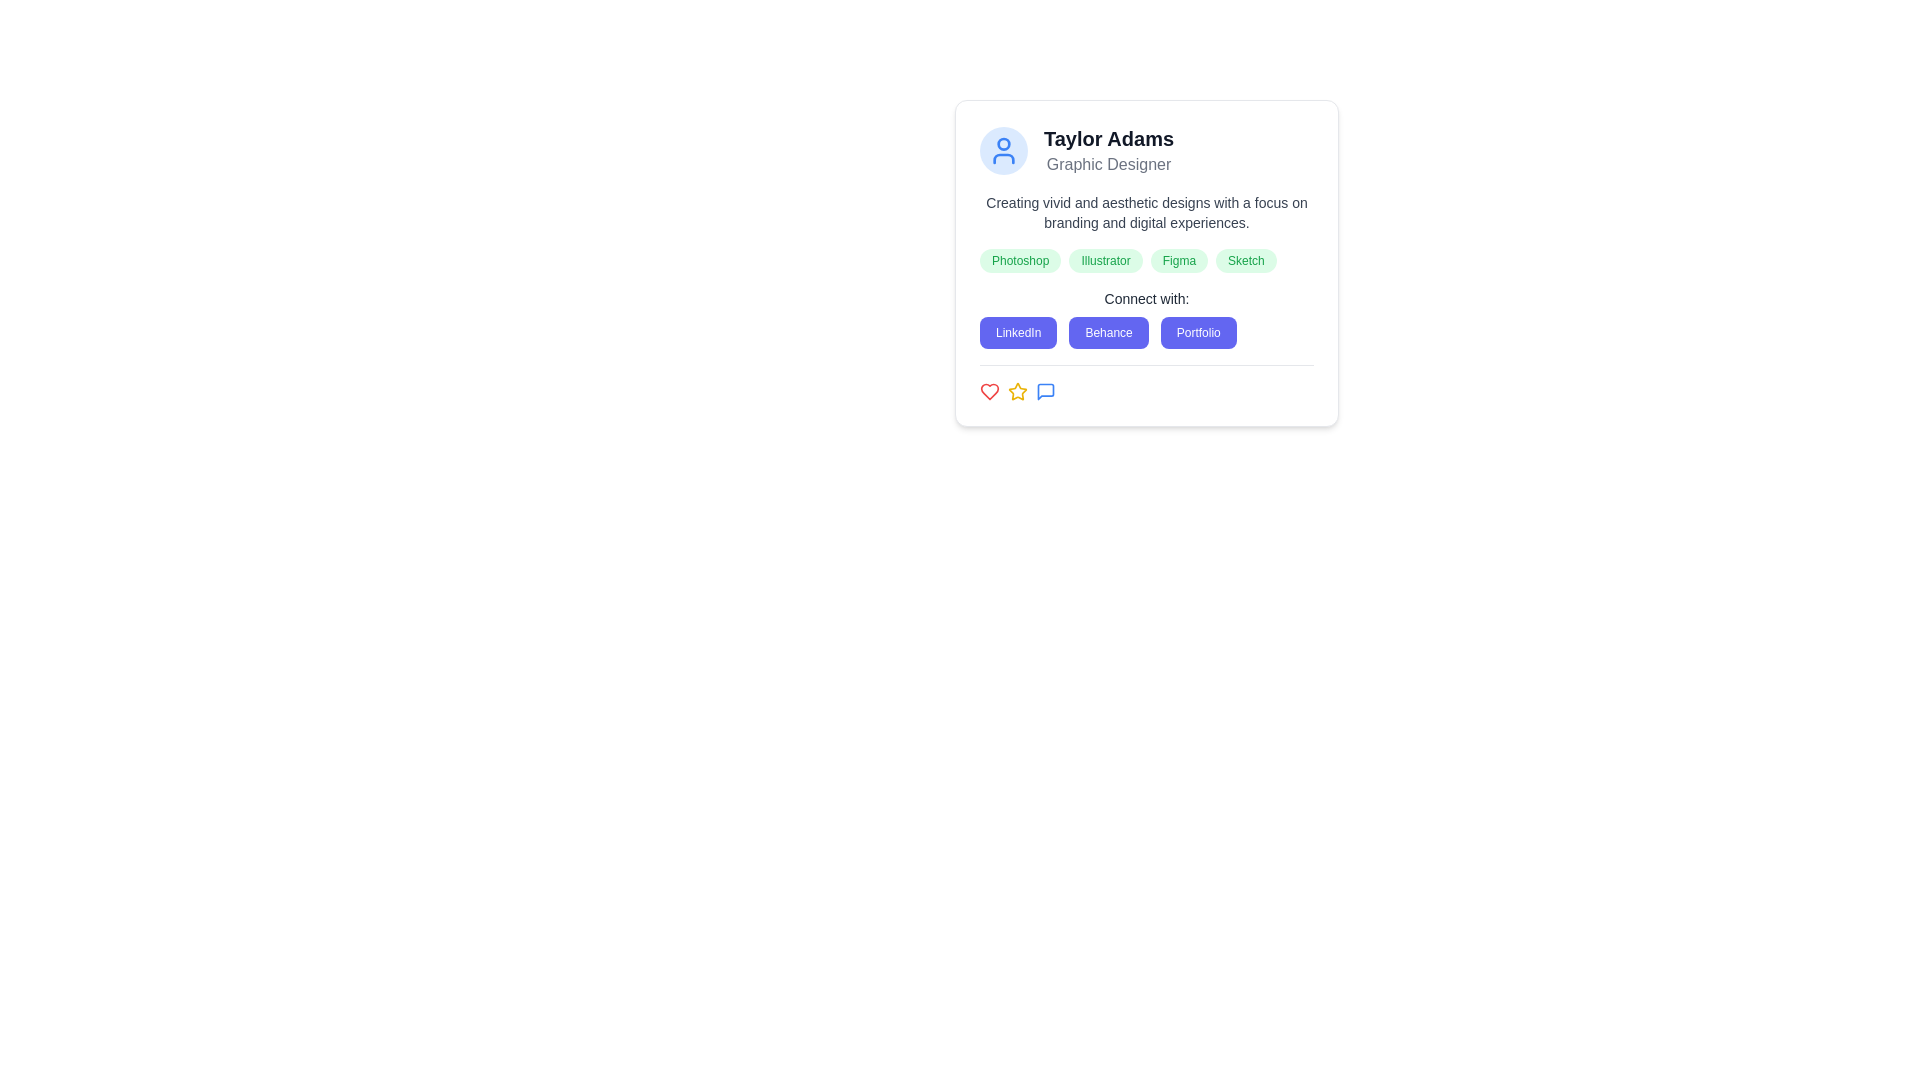 The image size is (1920, 1080). What do you see at coordinates (1003, 149) in the screenshot?
I see `the user profile icon, which is a circular element with a light blue background, located above the text 'Taylor Adams' in the top-left corner of the card layout` at bounding box center [1003, 149].